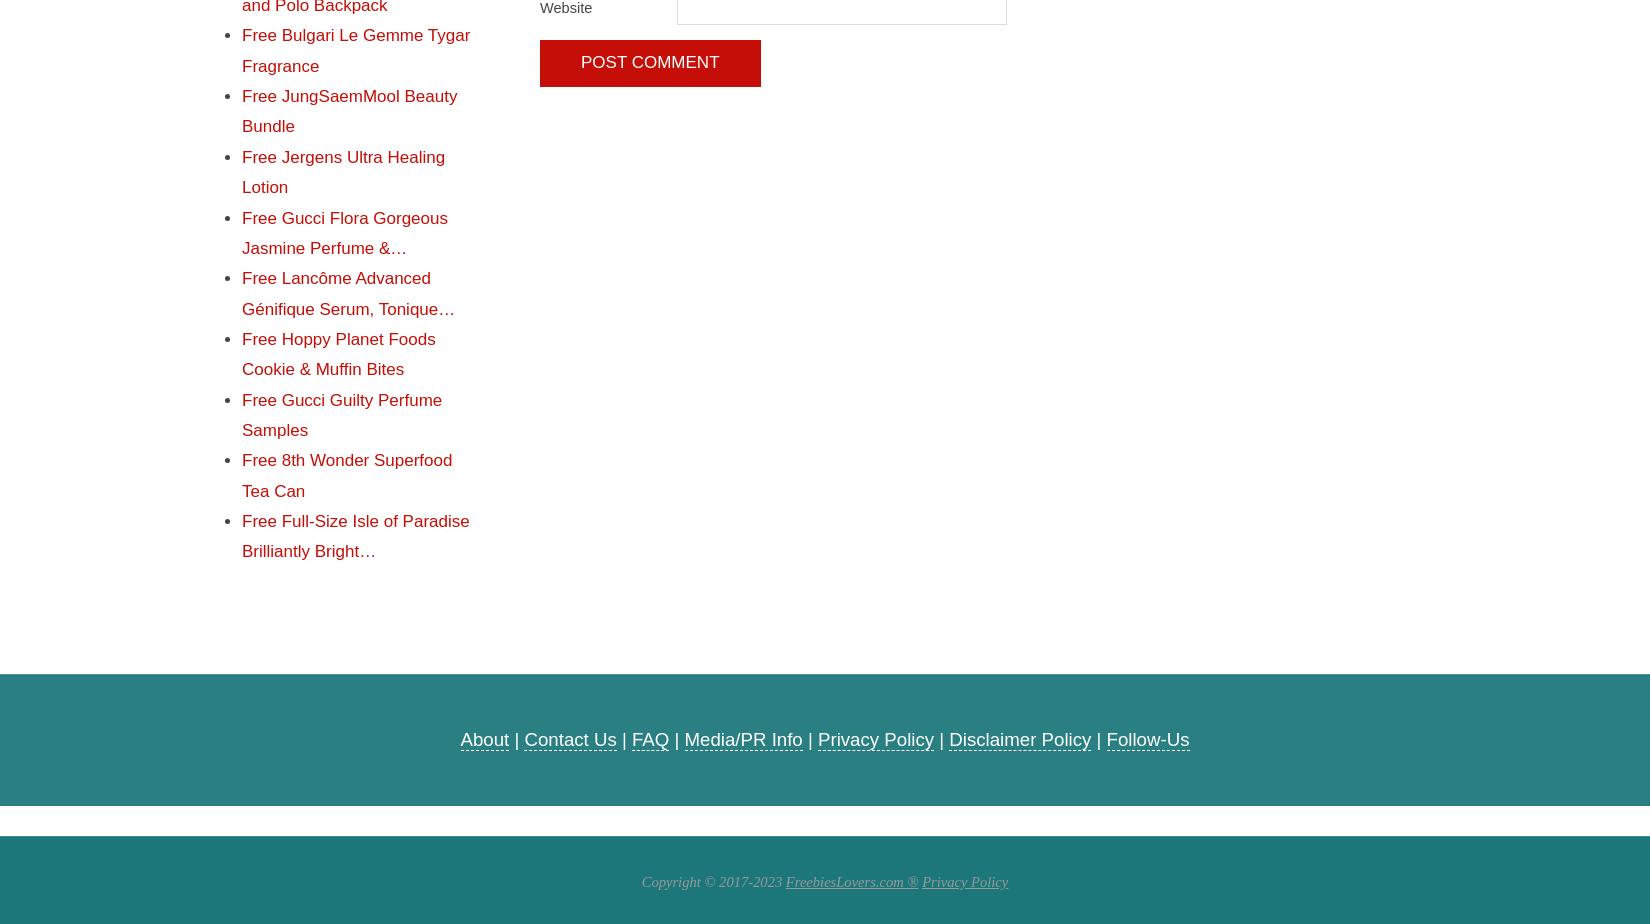 This screenshot has height=924, width=1650. What do you see at coordinates (569, 738) in the screenshot?
I see `'Contact Us'` at bounding box center [569, 738].